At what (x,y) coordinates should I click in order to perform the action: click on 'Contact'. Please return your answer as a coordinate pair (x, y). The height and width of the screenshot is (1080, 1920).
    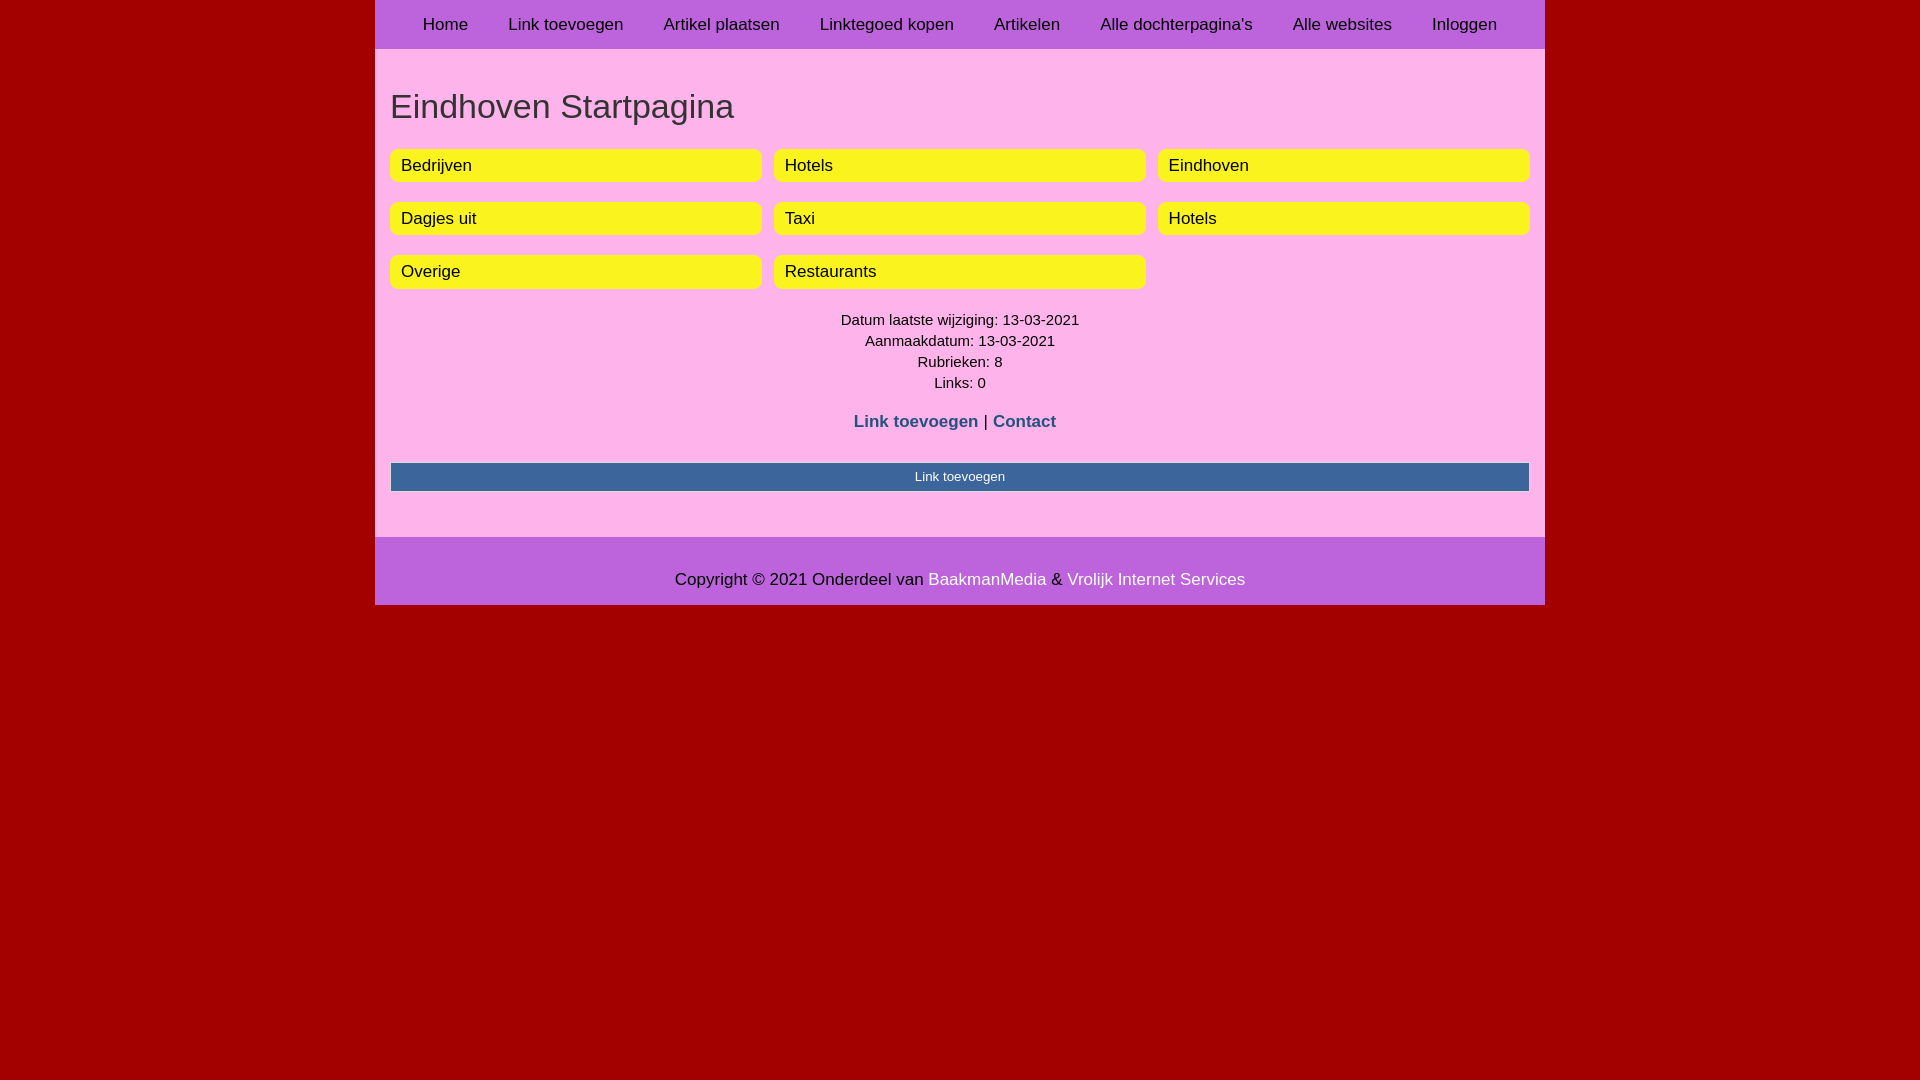
    Looking at the image, I should click on (1024, 420).